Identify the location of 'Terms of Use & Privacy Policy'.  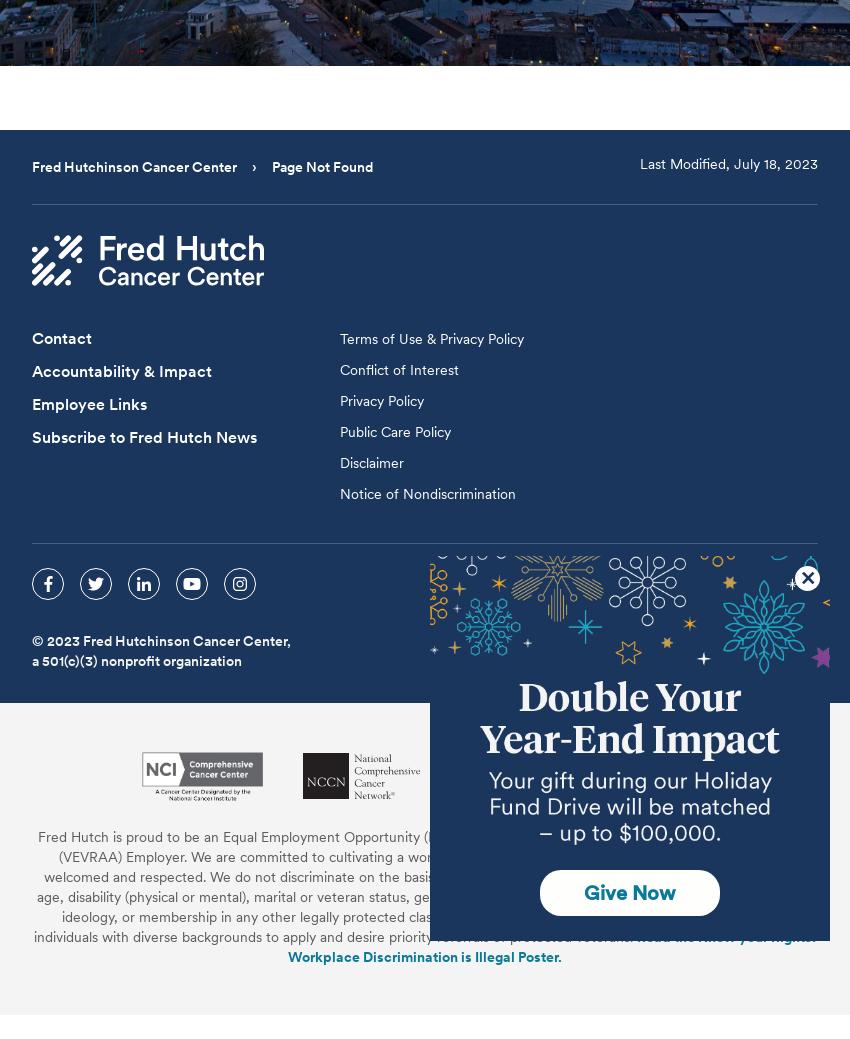
(340, 337).